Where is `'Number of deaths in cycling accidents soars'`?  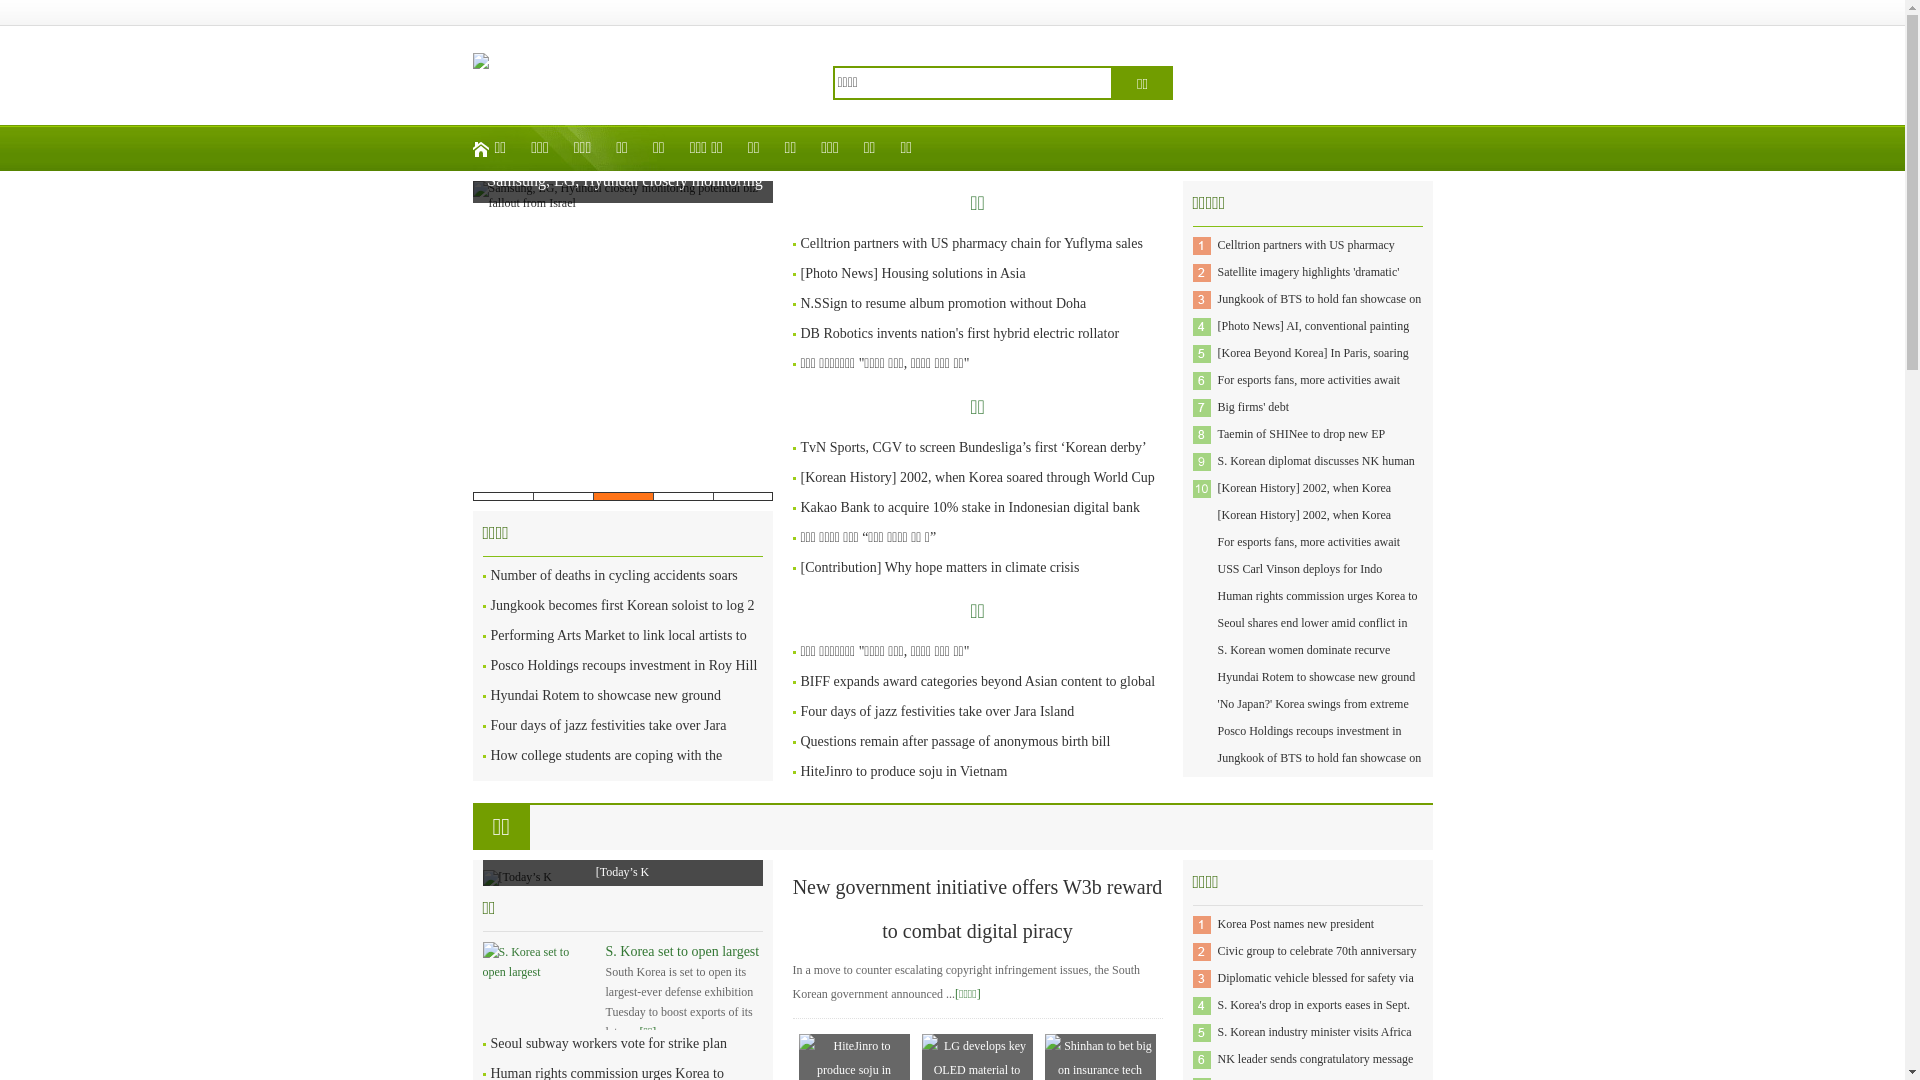
'Number of deaths in cycling accidents soars' is located at coordinates (489, 575).